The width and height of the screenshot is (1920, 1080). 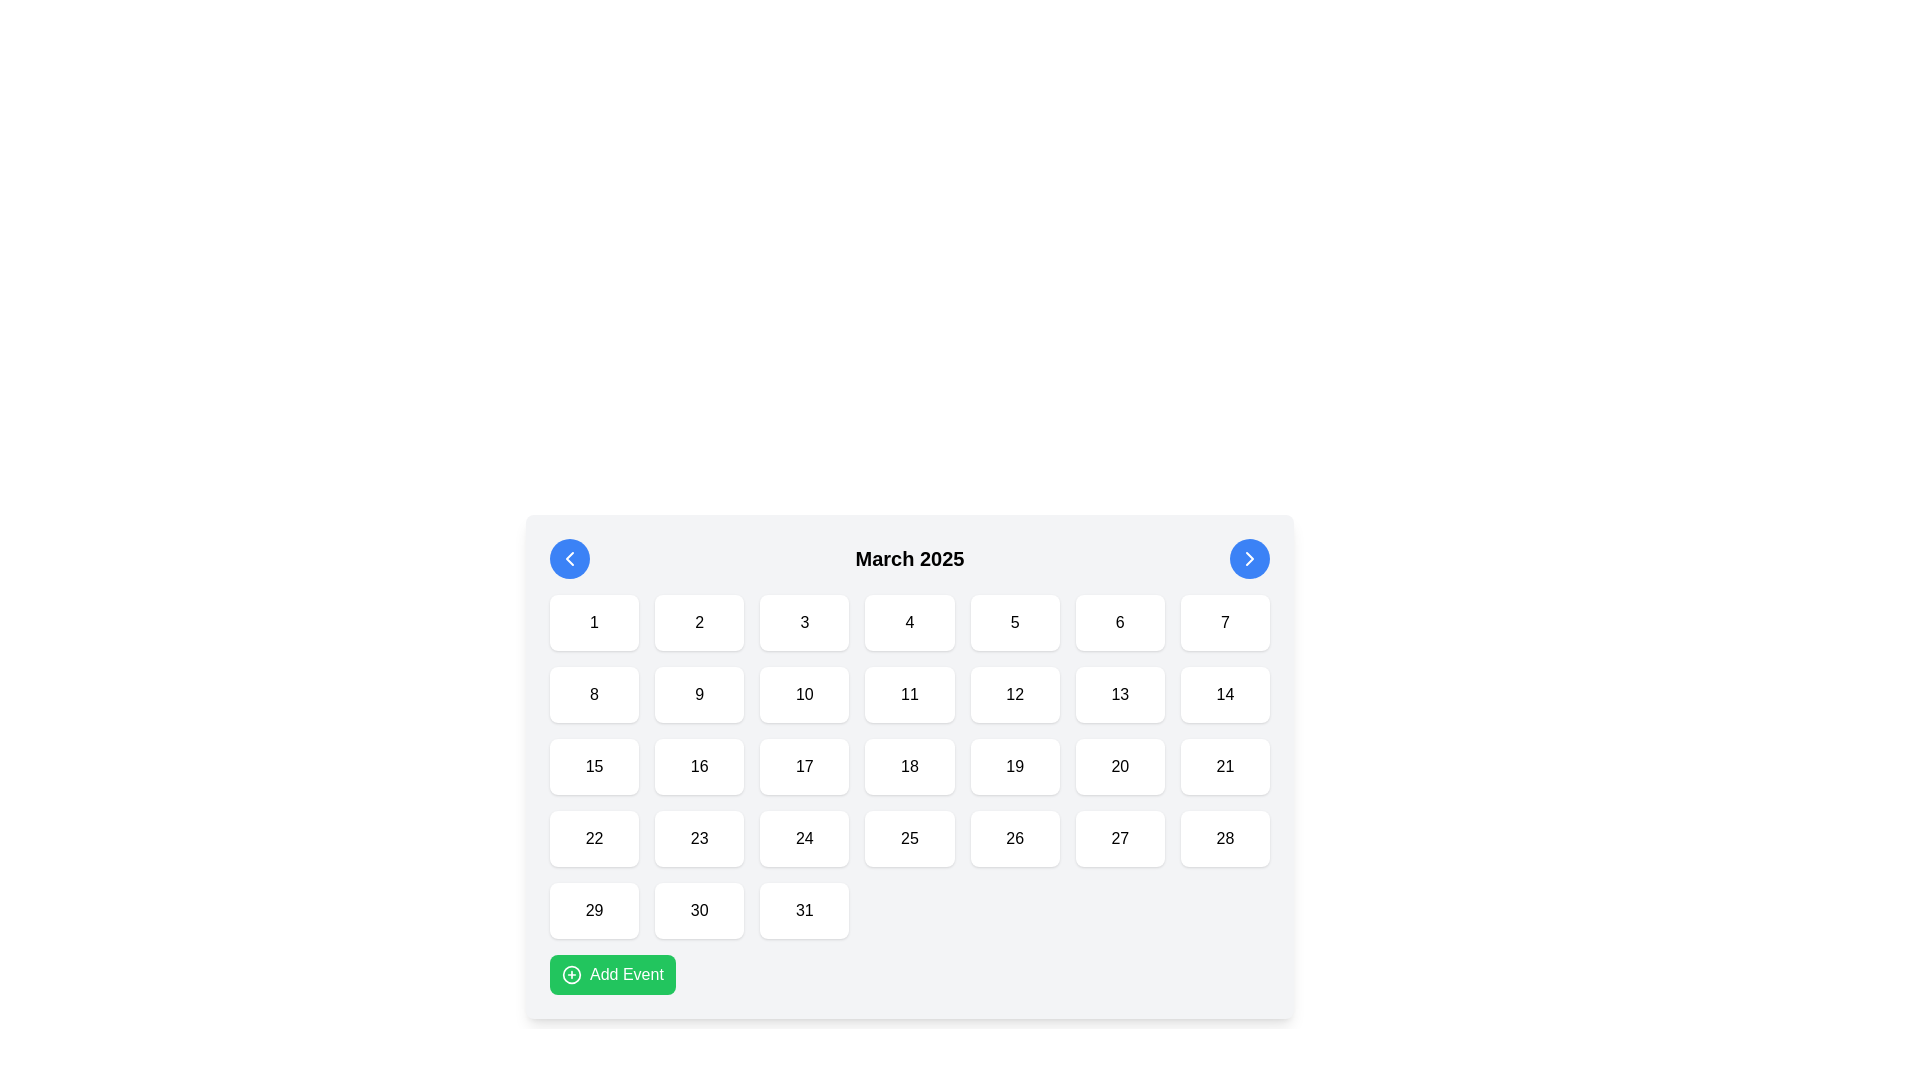 What do you see at coordinates (909, 559) in the screenshot?
I see `the Text Label displaying 'March 2025', which indicates the current month and year of the calendar, located at the top section of the calendar panel` at bounding box center [909, 559].